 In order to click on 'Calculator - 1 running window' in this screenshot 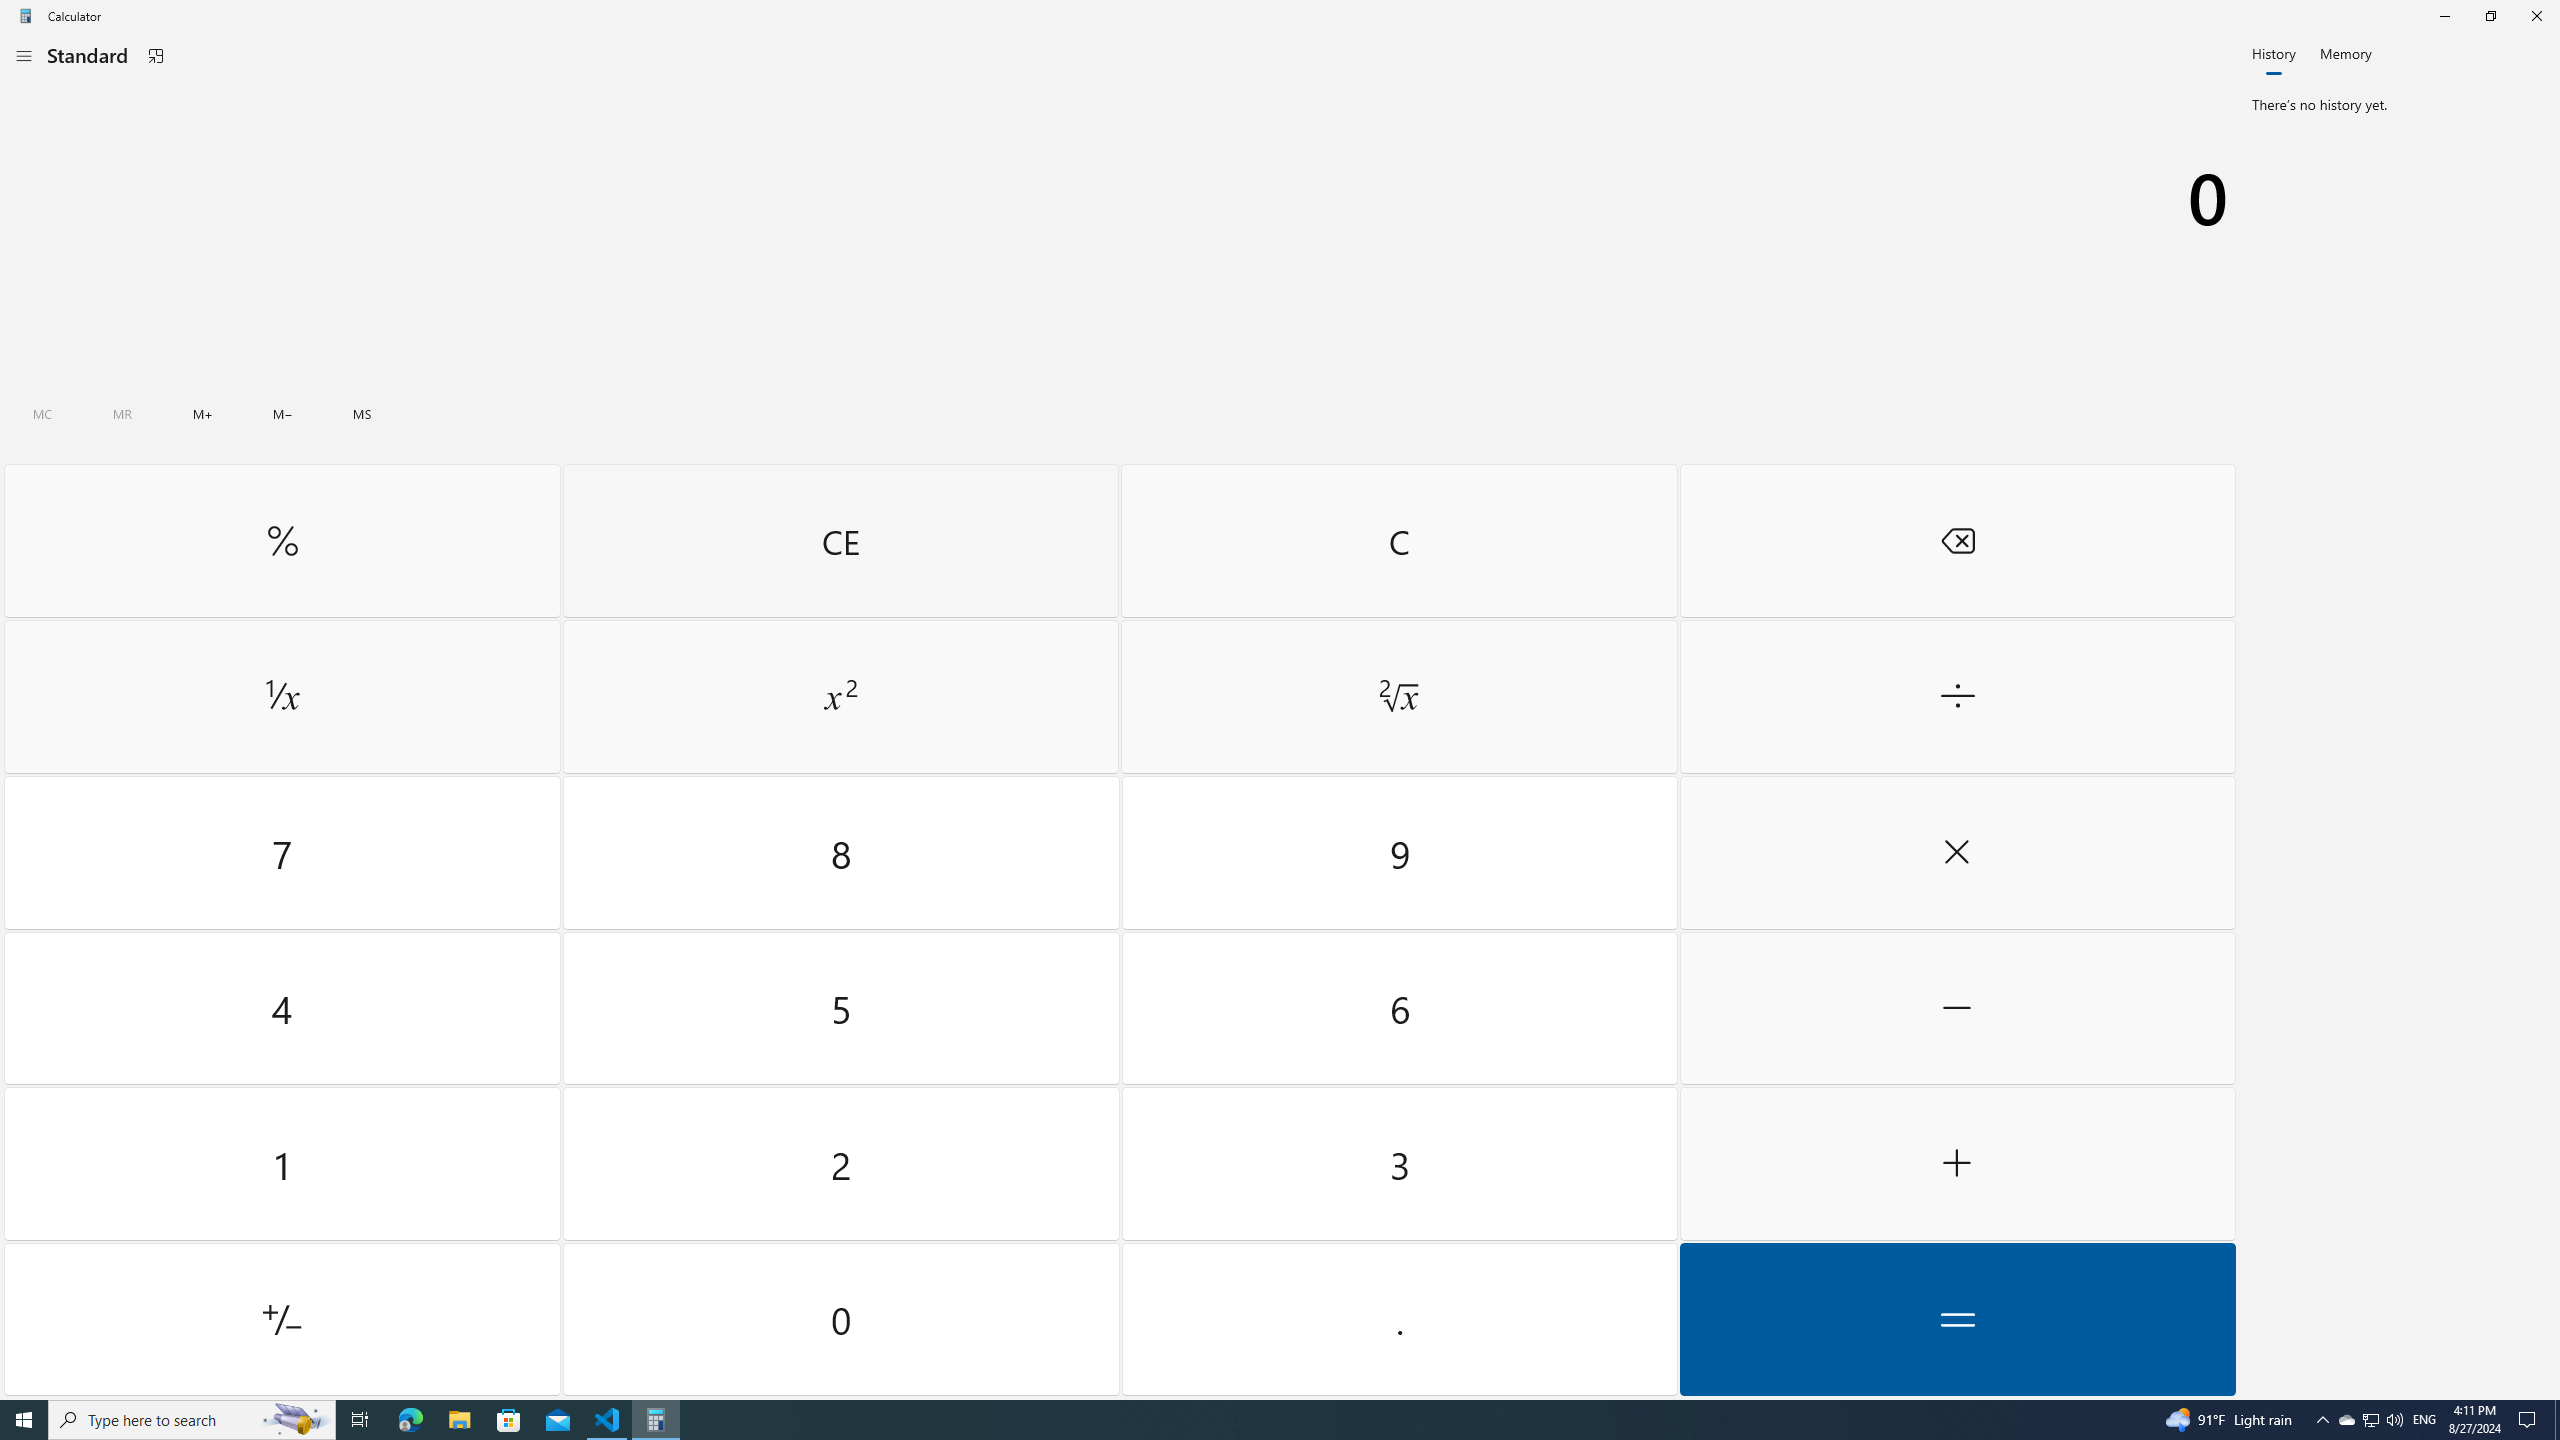, I will do `click(656, 1418)`.